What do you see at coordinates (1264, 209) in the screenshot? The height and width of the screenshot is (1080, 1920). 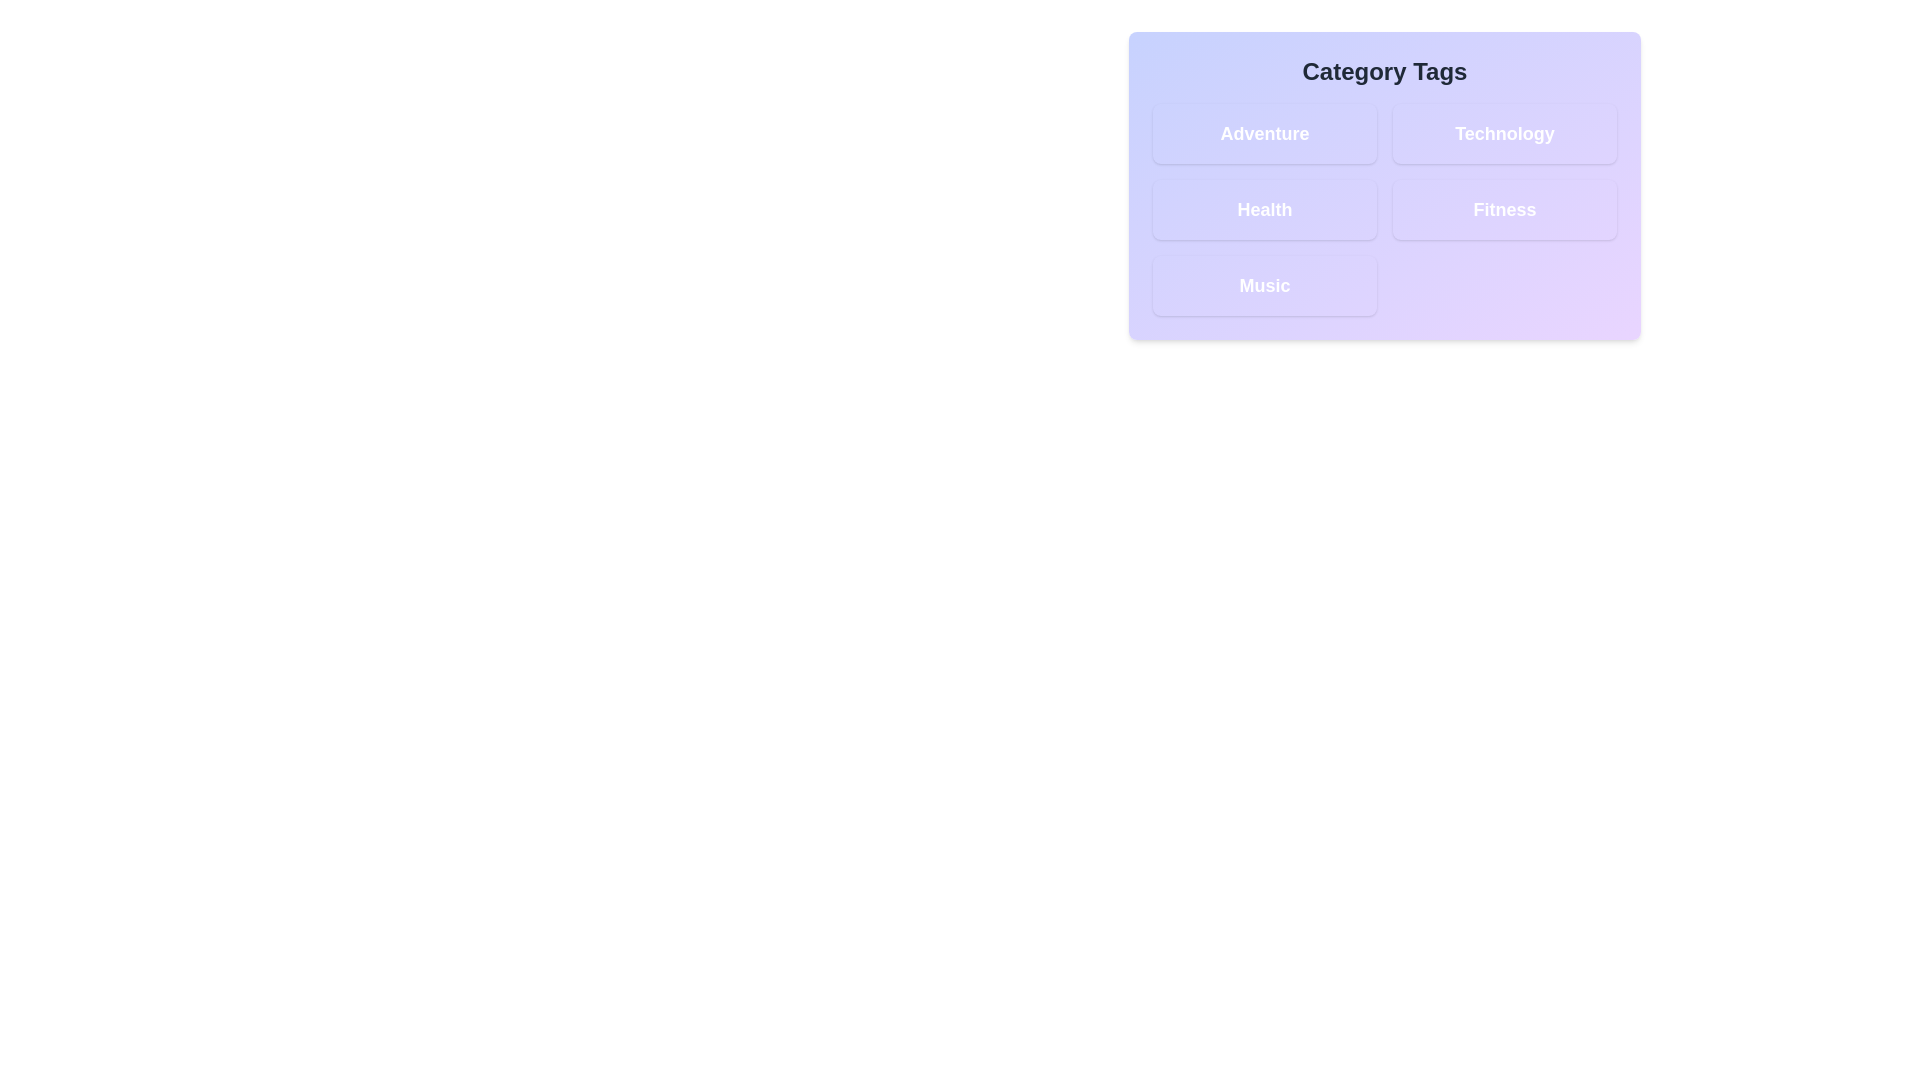 I see `the tag labeled Health to toggle its active state` at bounding box center [1264, 209].